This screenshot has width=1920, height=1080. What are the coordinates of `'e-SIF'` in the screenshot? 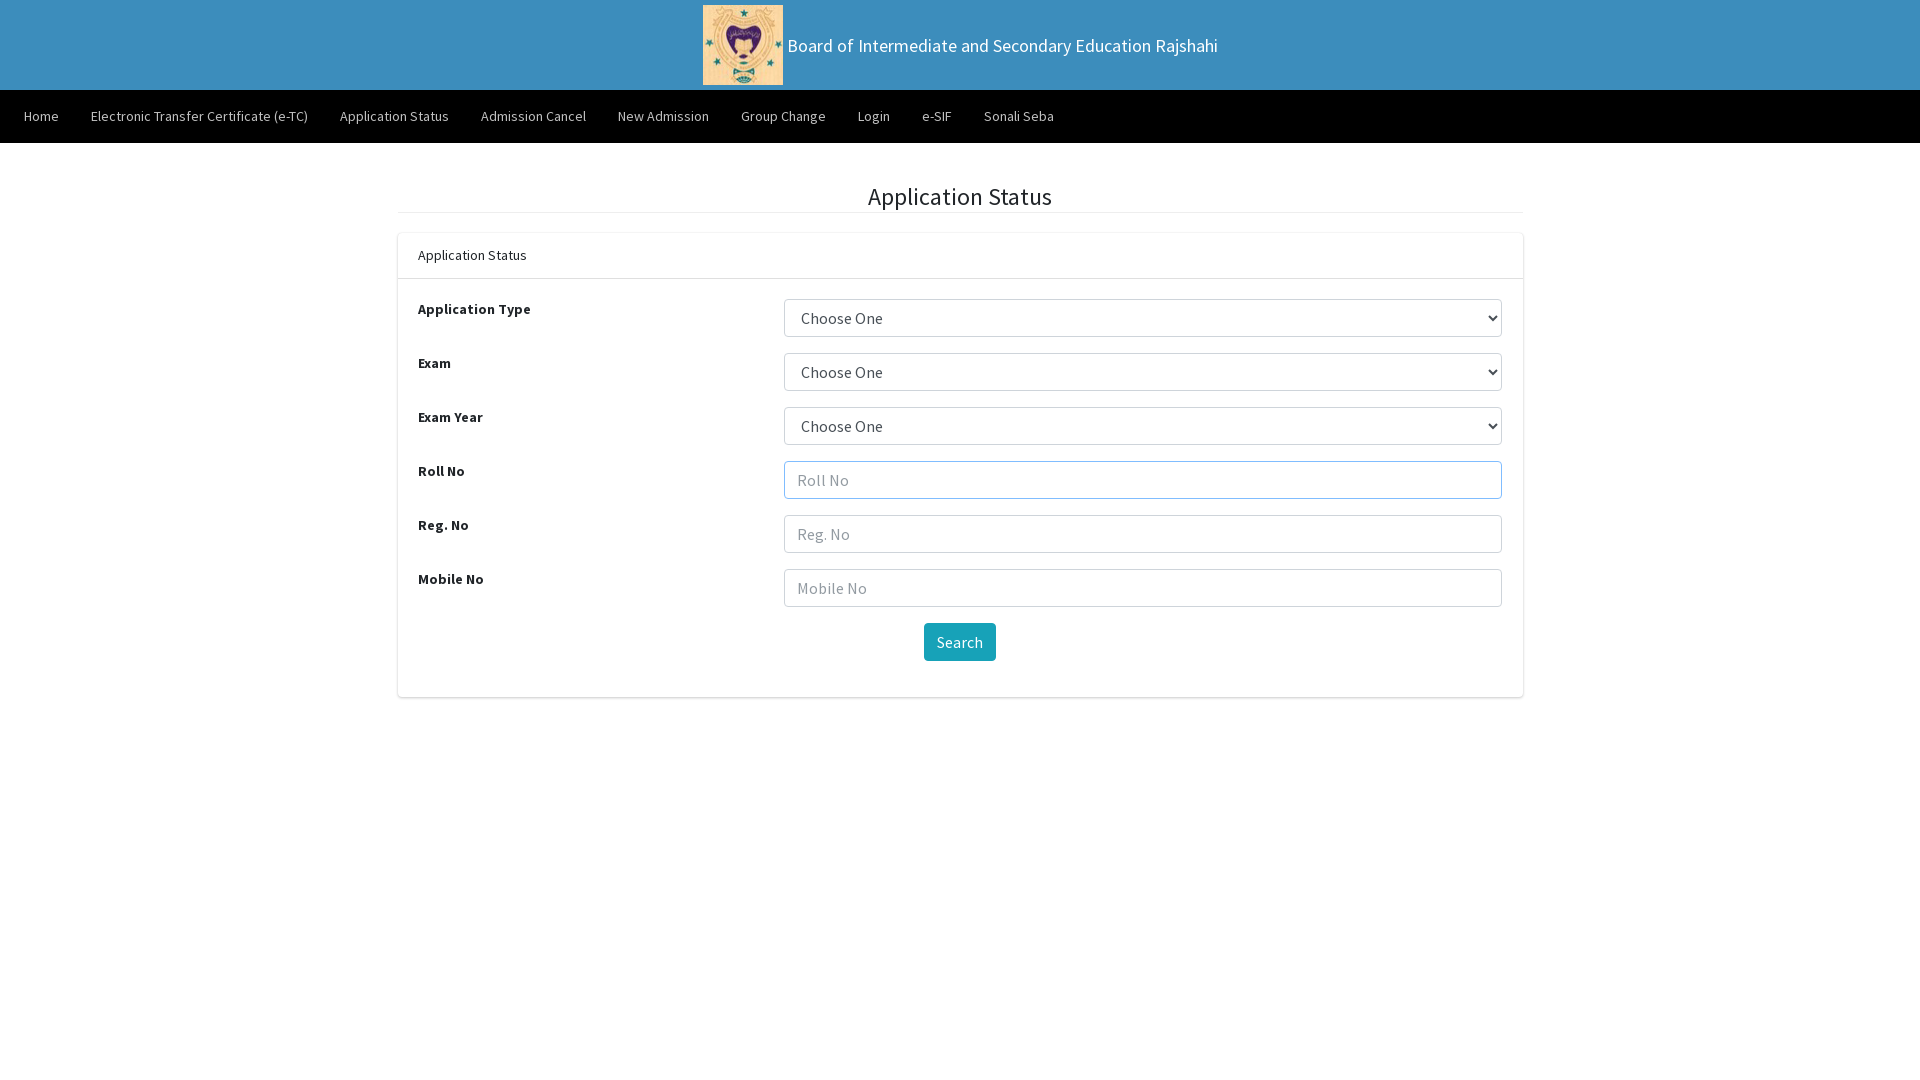 It's located at (935, 116).